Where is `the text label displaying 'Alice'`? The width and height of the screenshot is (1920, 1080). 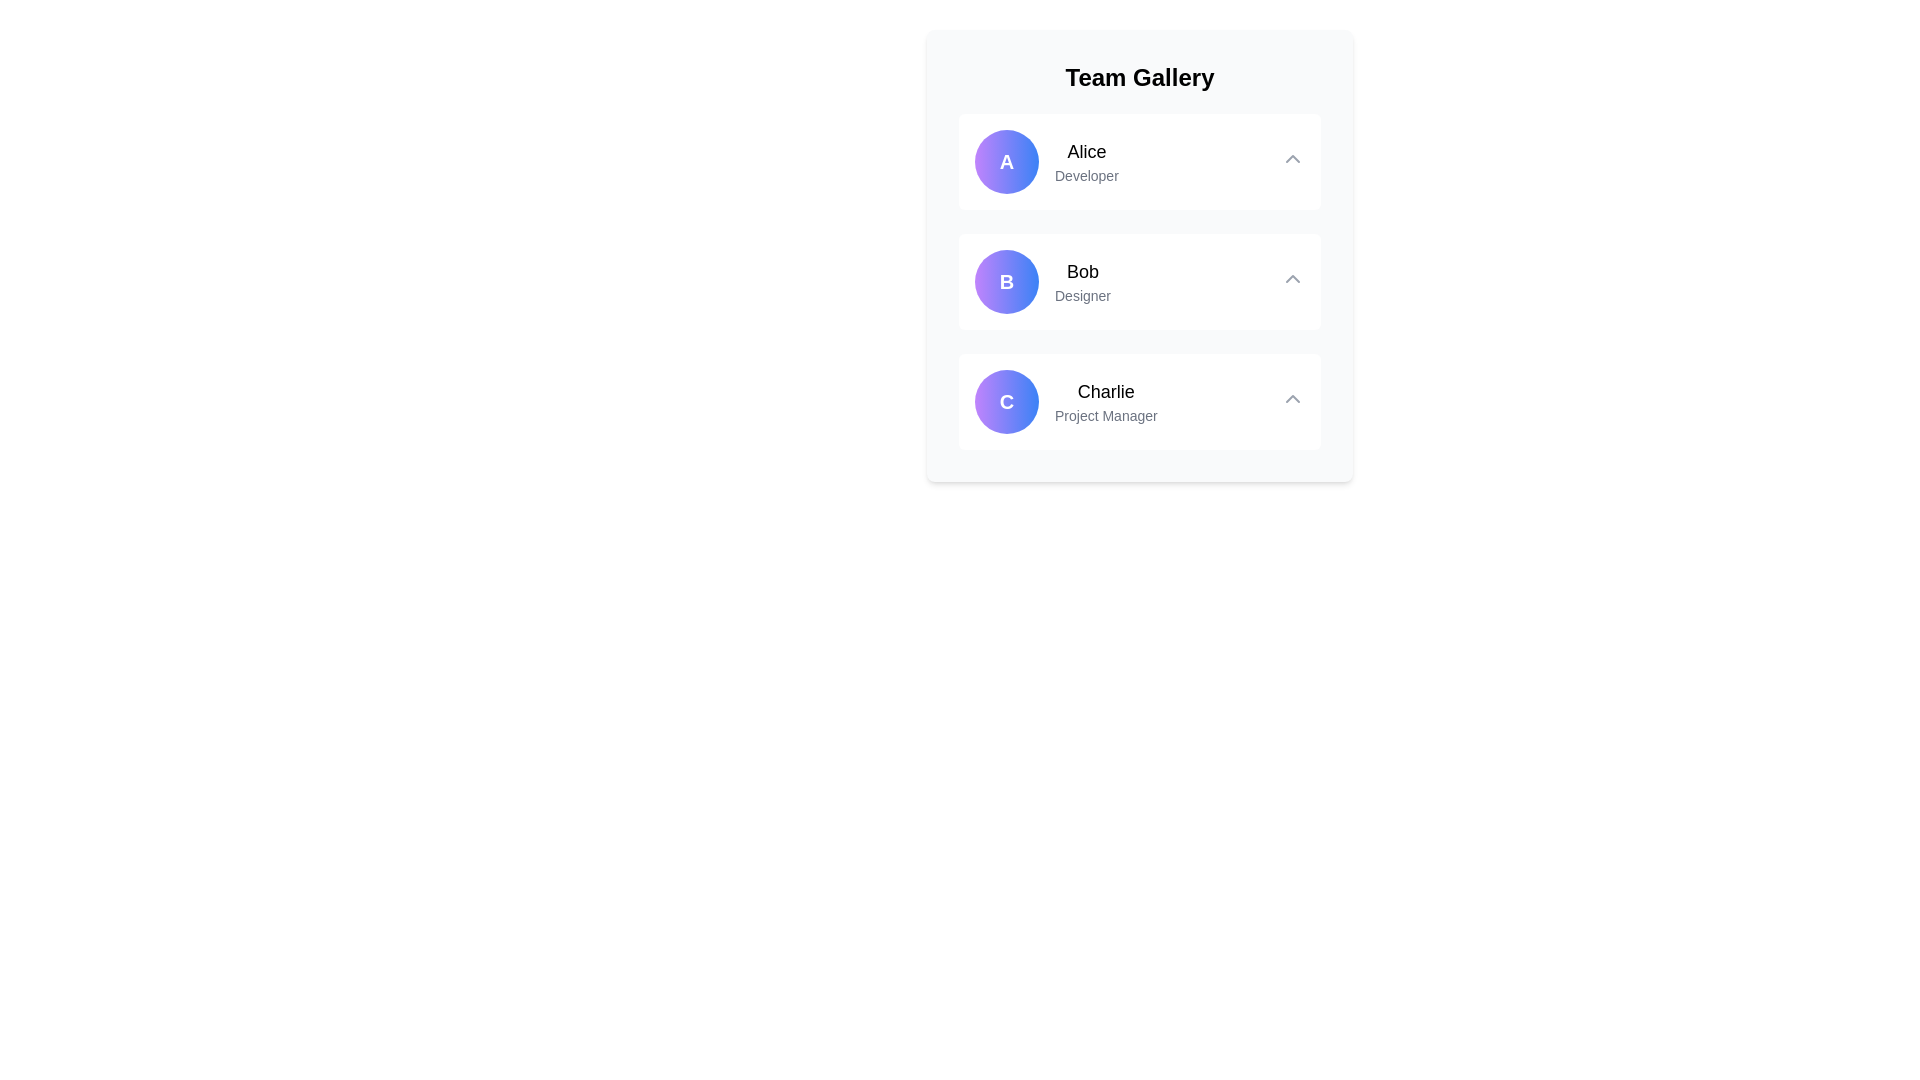
the text label displaying 'Alice' is located at coordinates (1085, 150).